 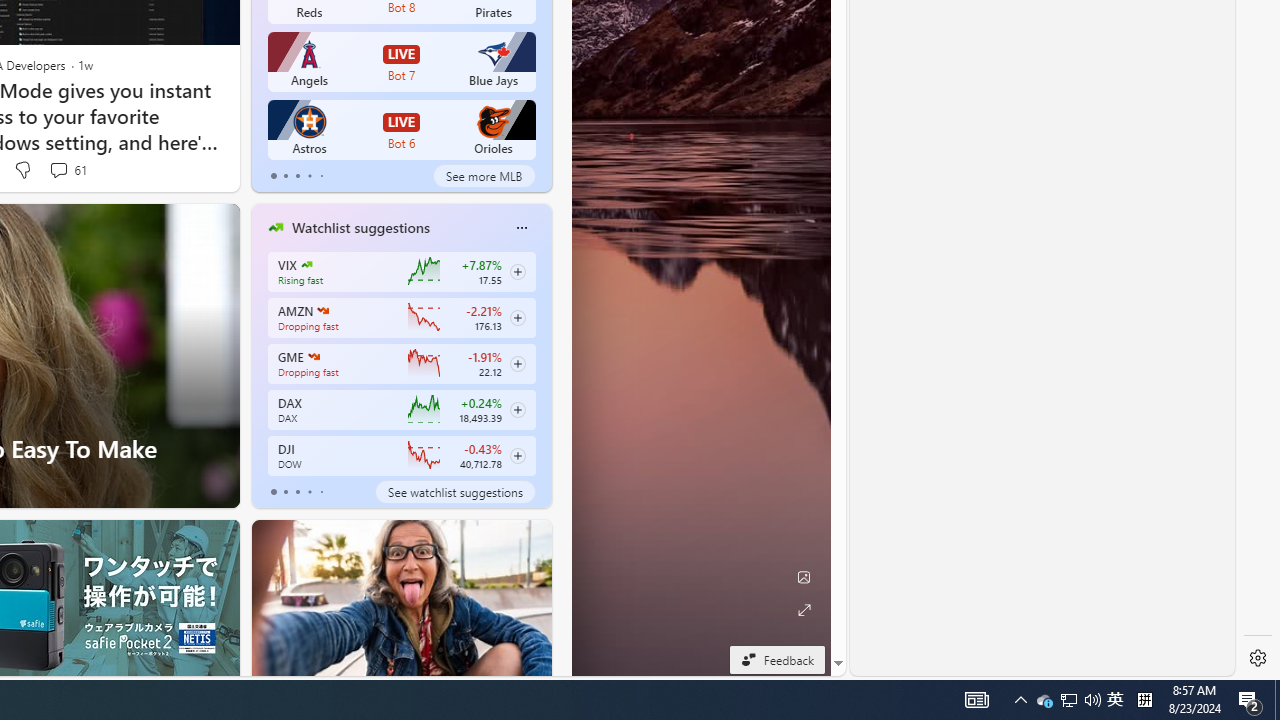 I want to click on 'View comments 61 Comment', so click(x=58, y=168).